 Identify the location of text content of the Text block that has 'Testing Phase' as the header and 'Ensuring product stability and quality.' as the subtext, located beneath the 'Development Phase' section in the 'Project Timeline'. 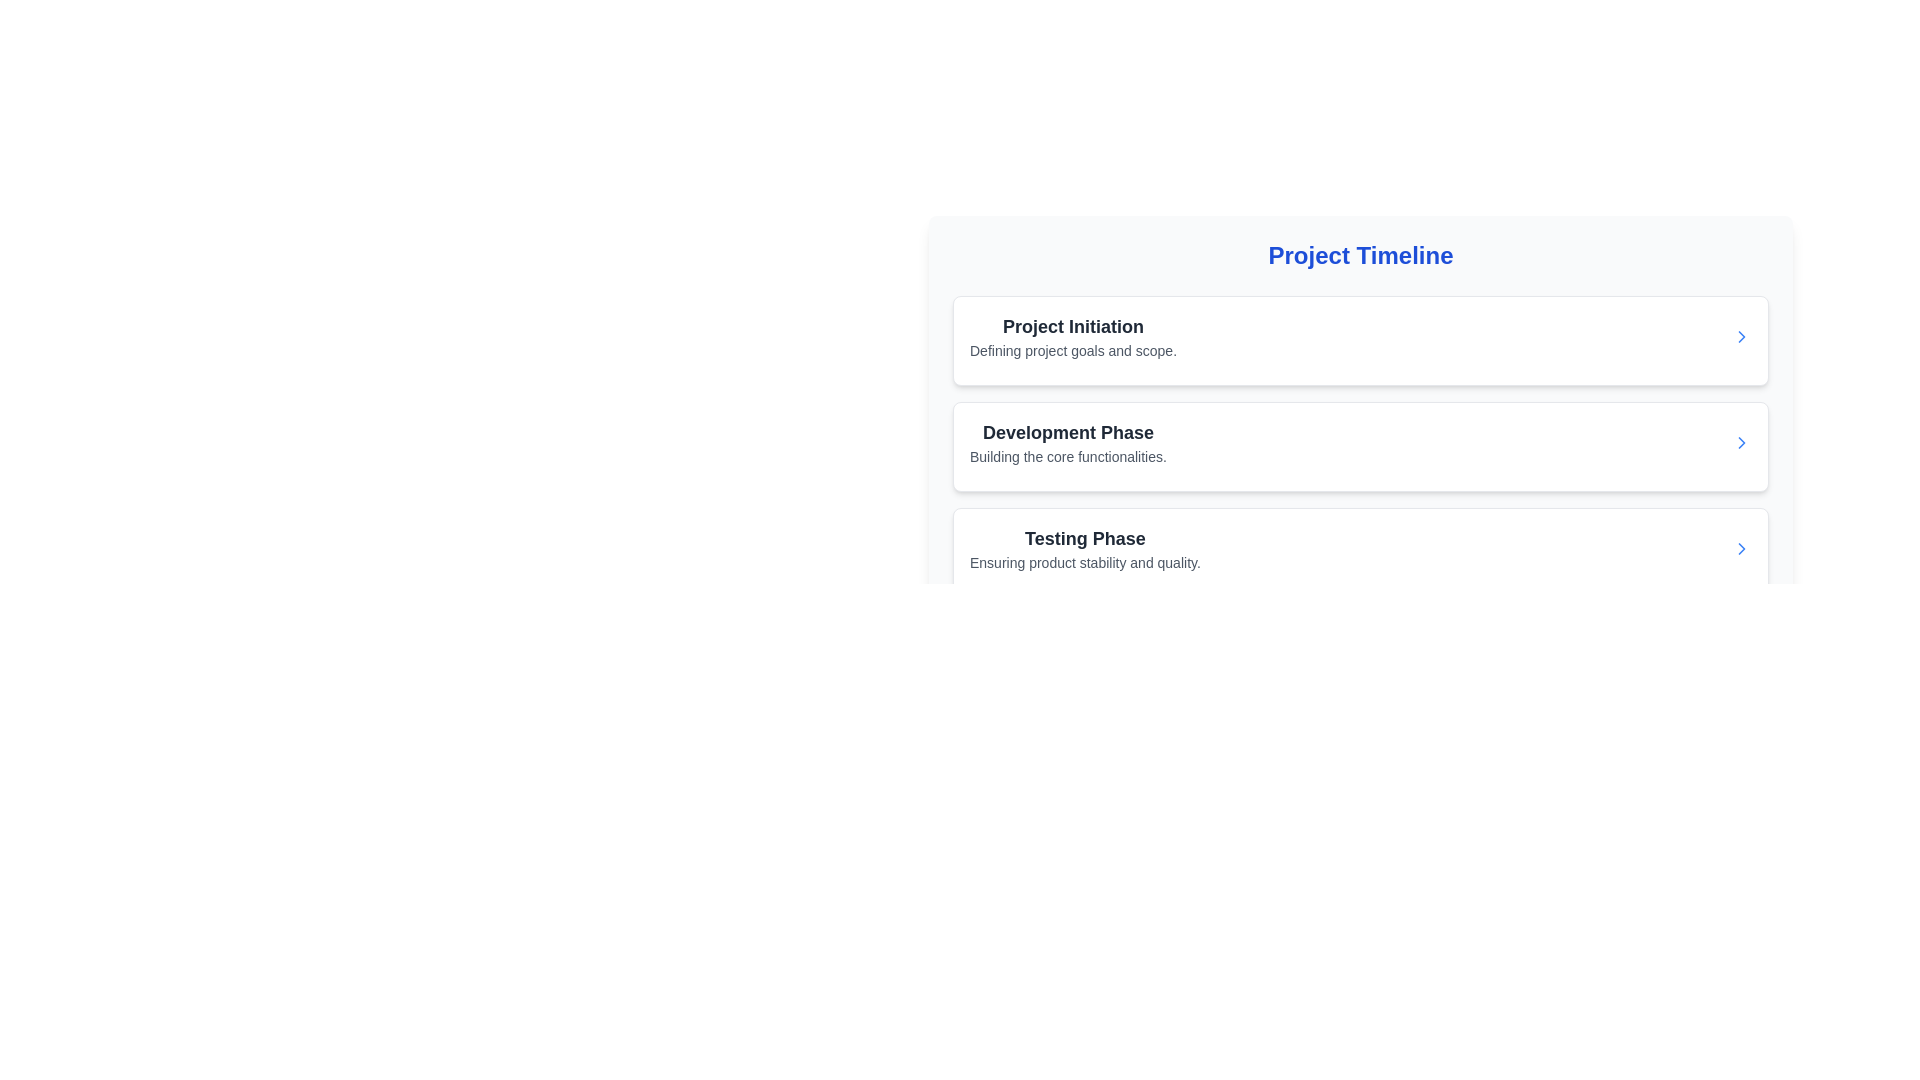
(1084, 548).